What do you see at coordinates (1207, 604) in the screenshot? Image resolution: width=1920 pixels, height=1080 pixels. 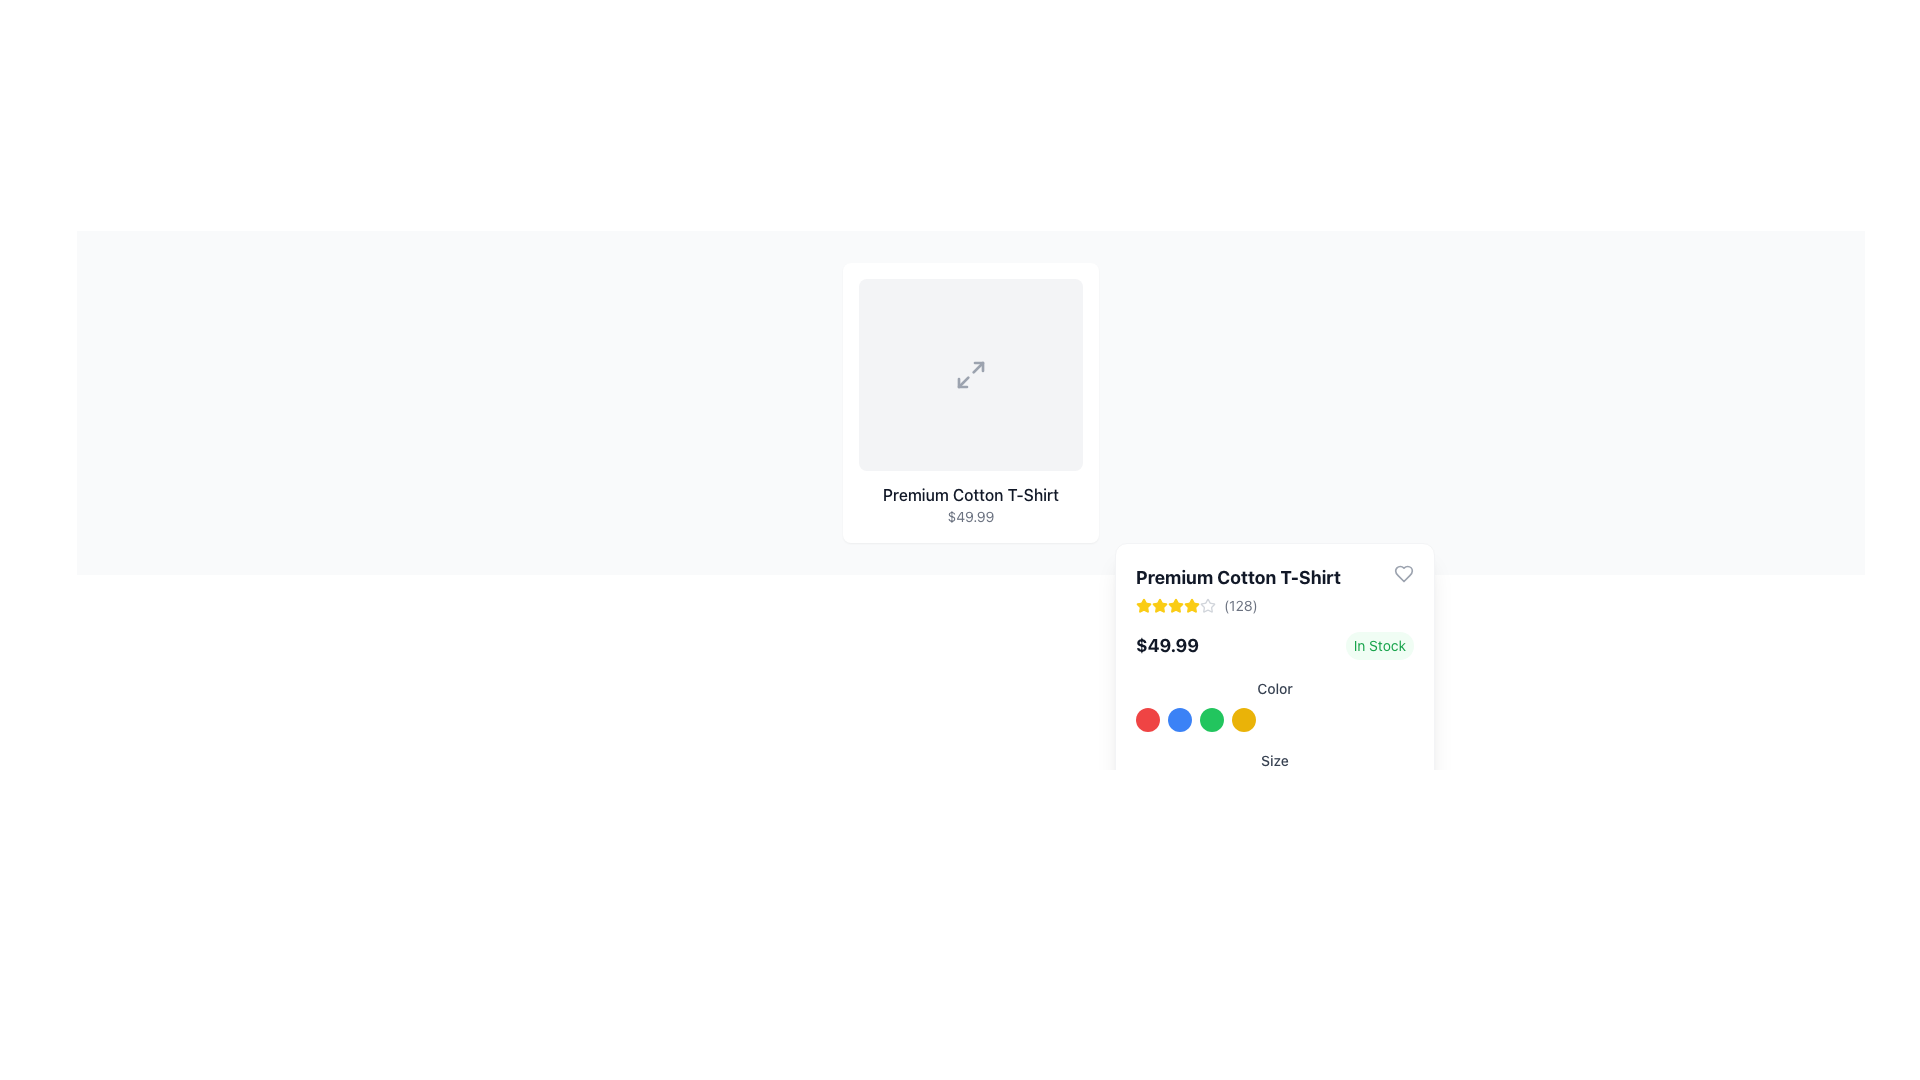 I see `the fifth star icon in the rating component to assign a rating` at bounding box center [1207, 604].